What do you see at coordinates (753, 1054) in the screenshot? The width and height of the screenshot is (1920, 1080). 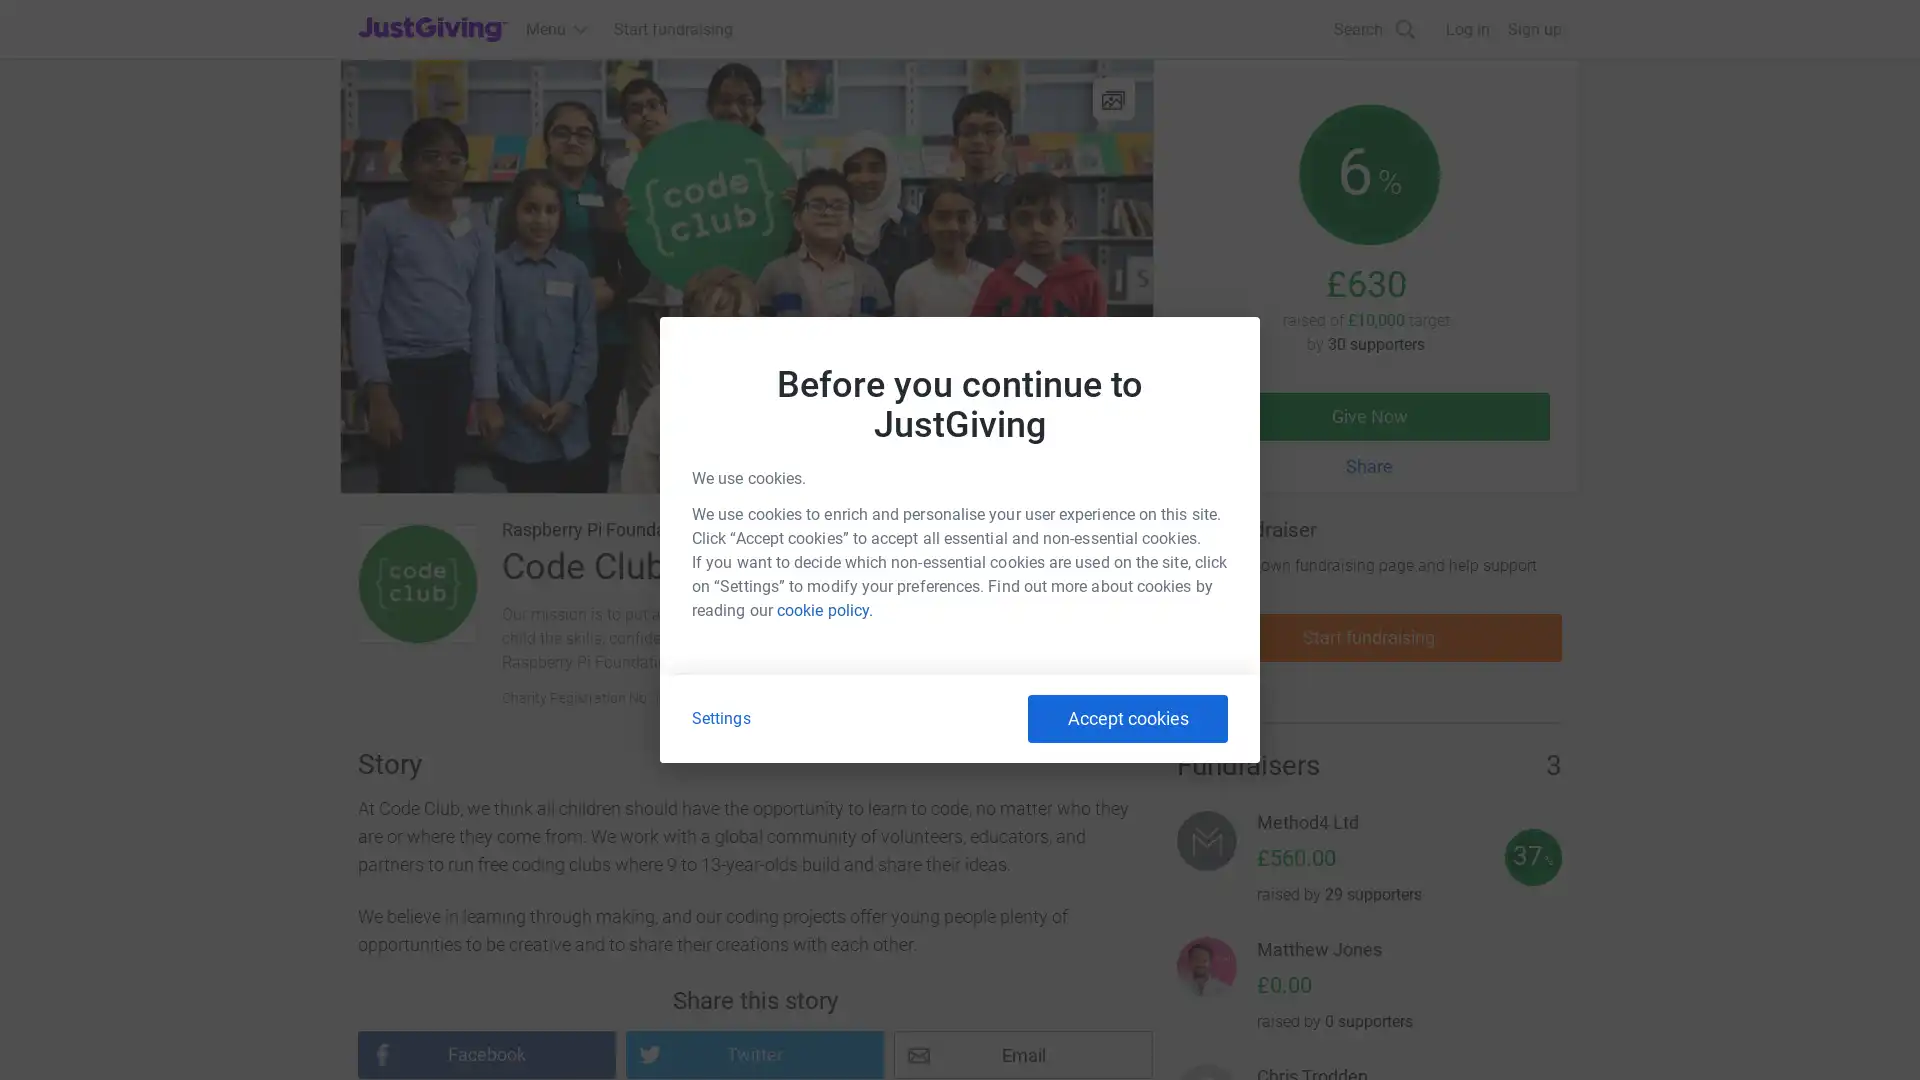 I see `Share on Twitter` at bounding box center [753, 1054].